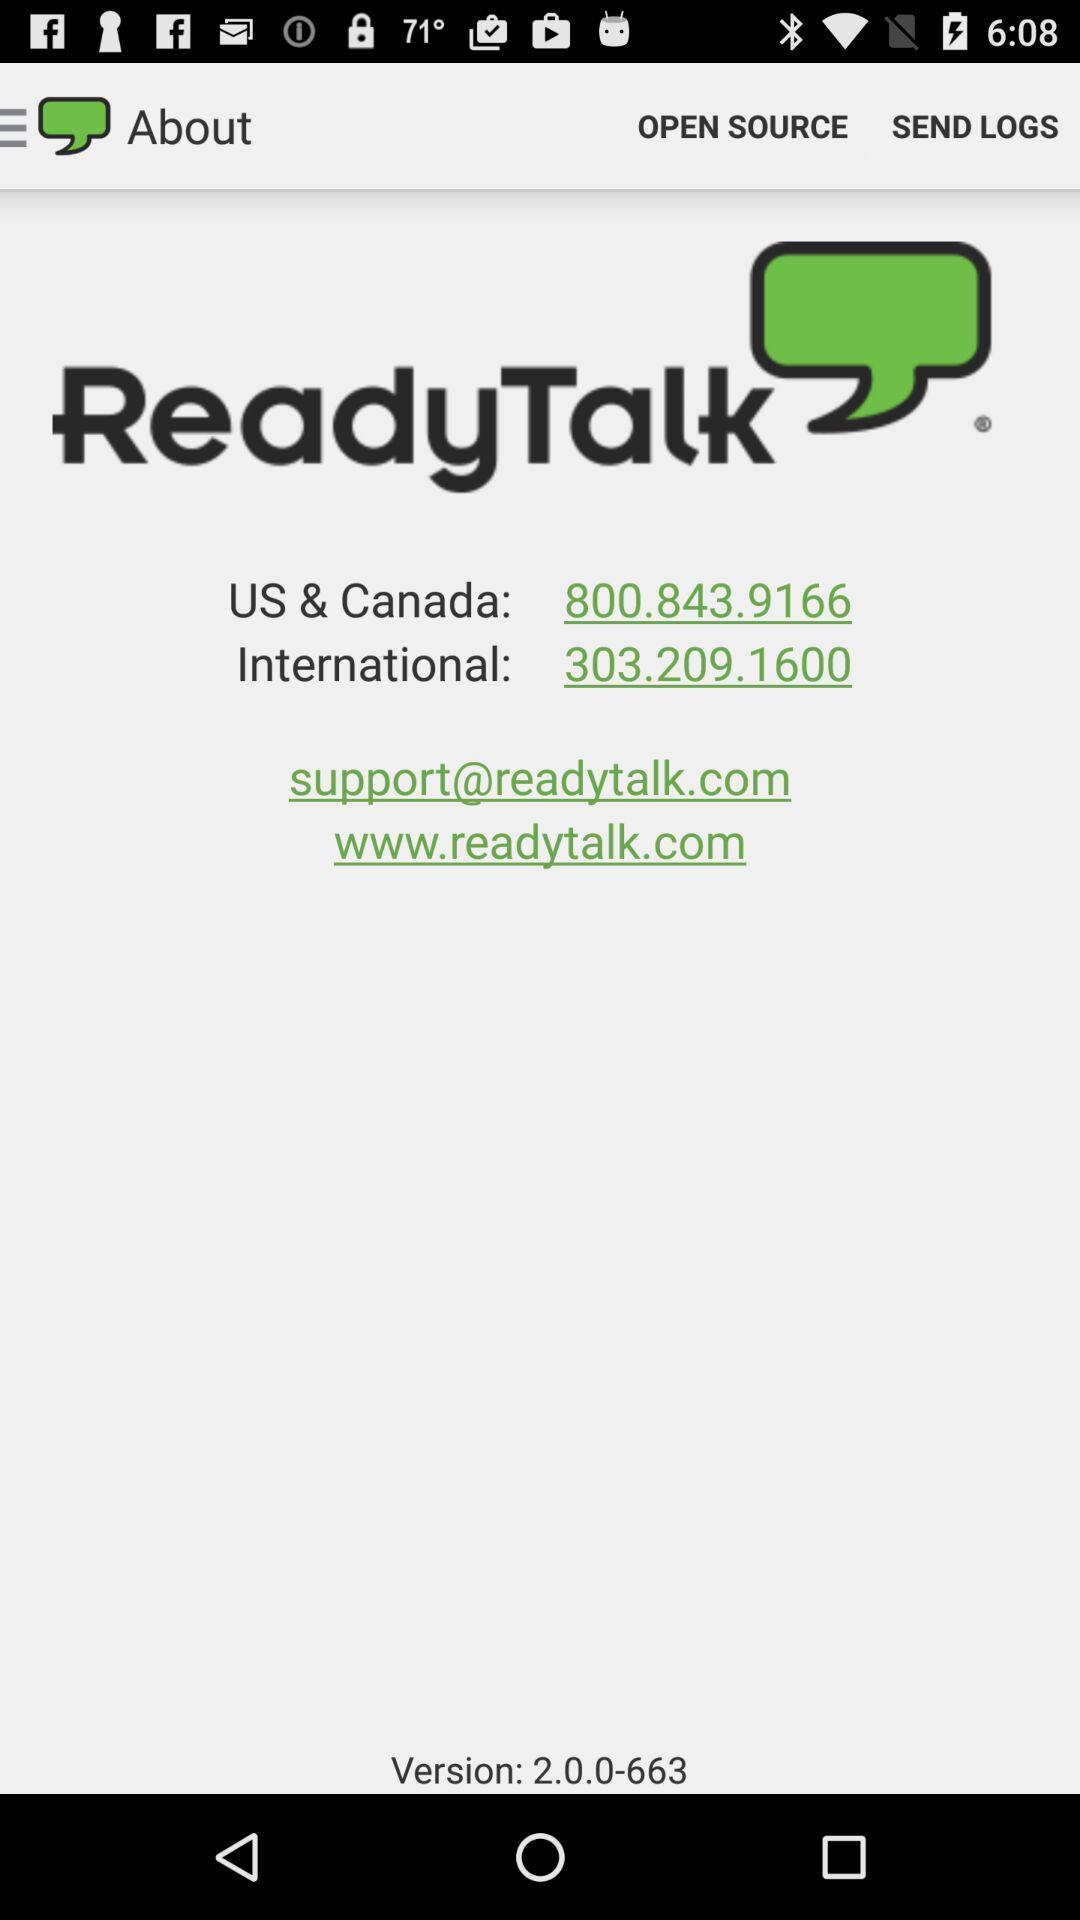 This screenshot has height=1920, width=1080. Describe the element at coordinates (742, 124) in the screenshot. I see `the open source icon` at that location.